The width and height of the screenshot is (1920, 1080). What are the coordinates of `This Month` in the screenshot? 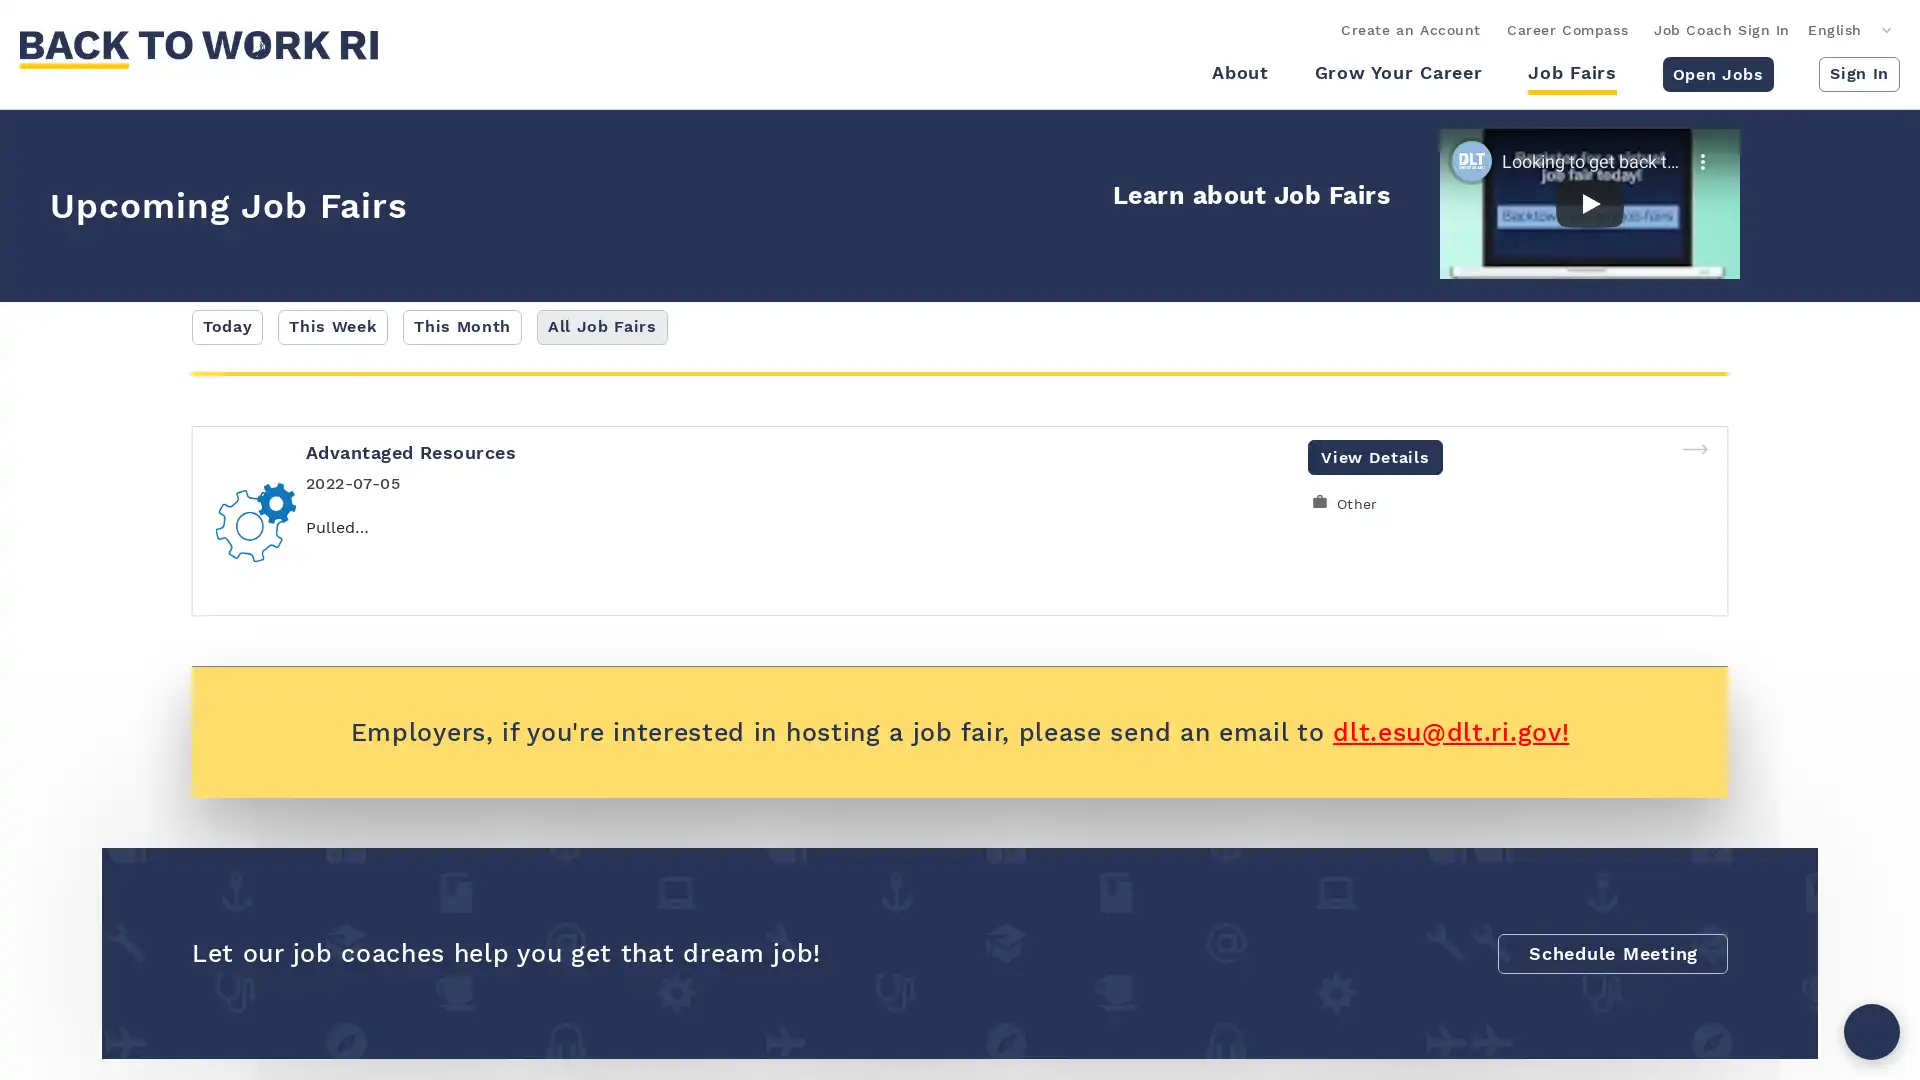 It's located at (461, 326).